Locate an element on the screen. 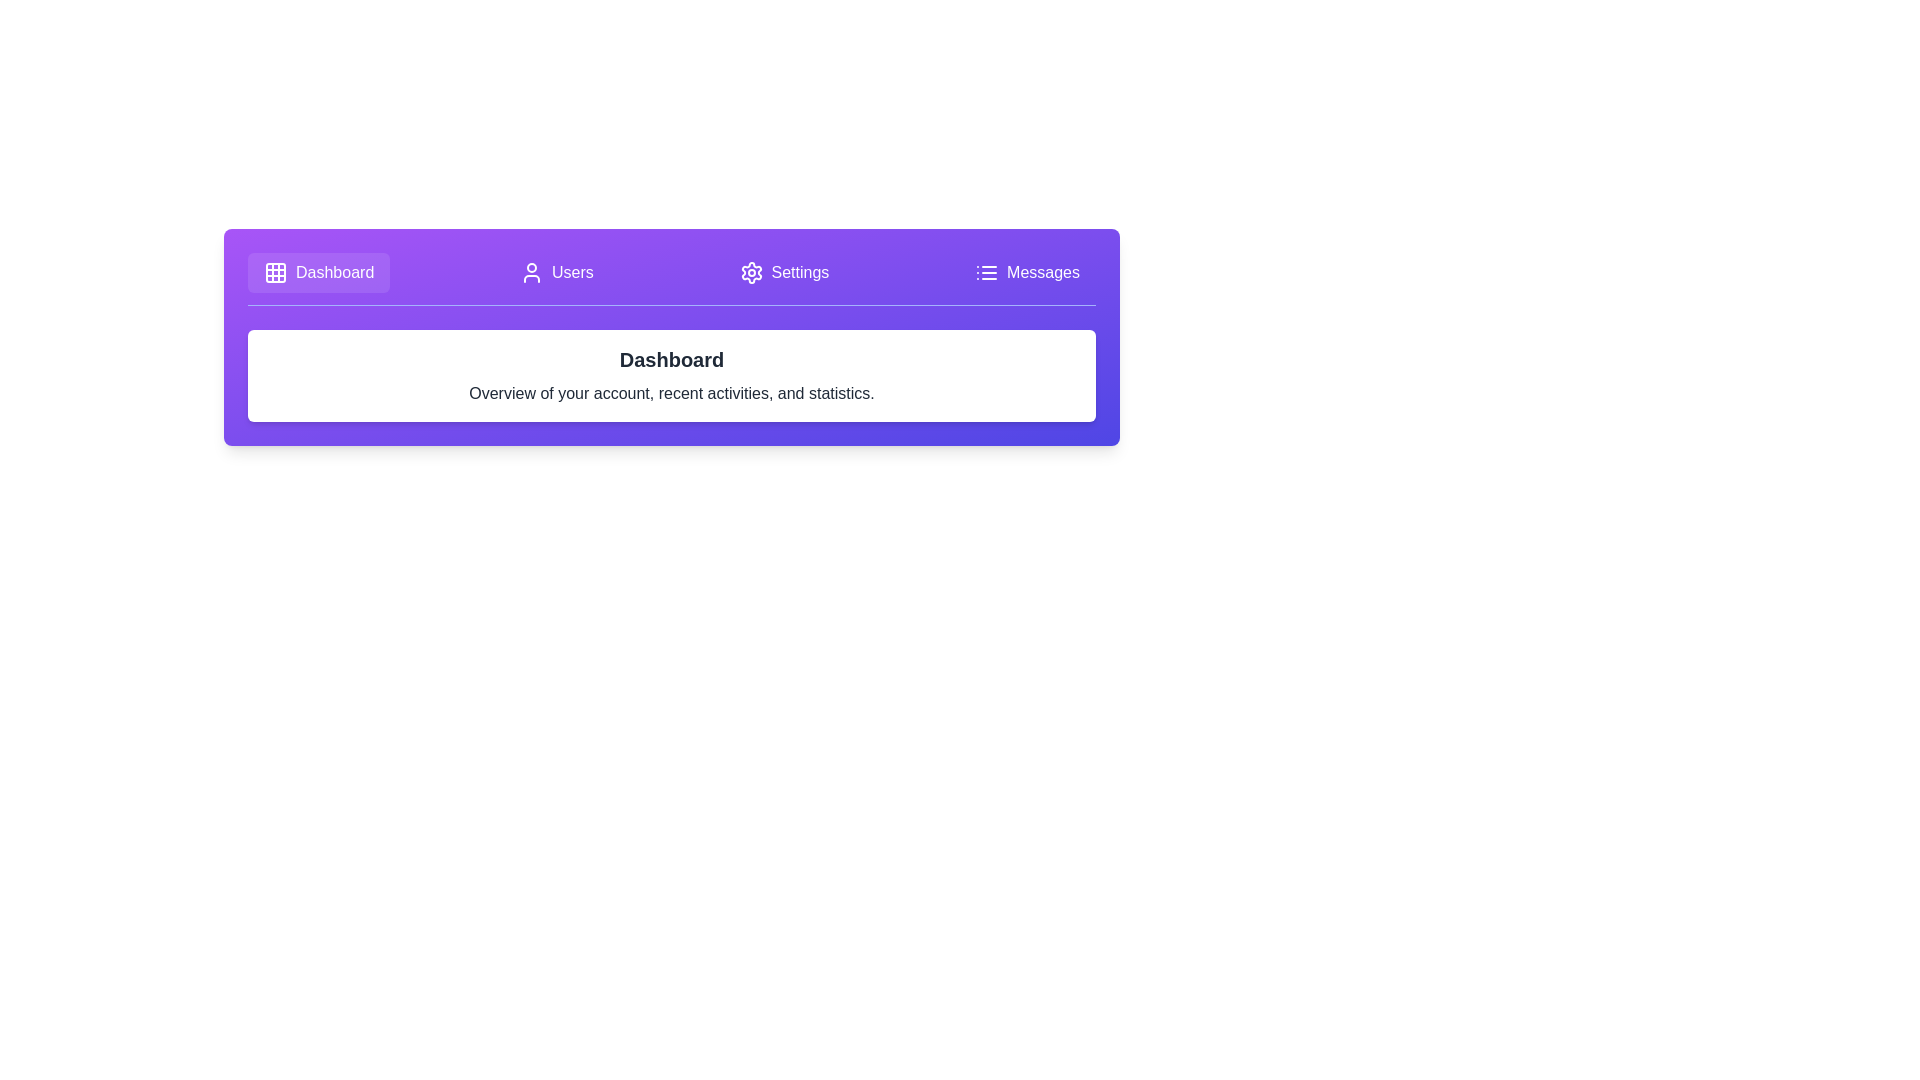  the vertically stacked lines icon resembling a list or options menu located to the left of the 'Messages' text label in the top navigation bar is located at coordinates (987, 273).